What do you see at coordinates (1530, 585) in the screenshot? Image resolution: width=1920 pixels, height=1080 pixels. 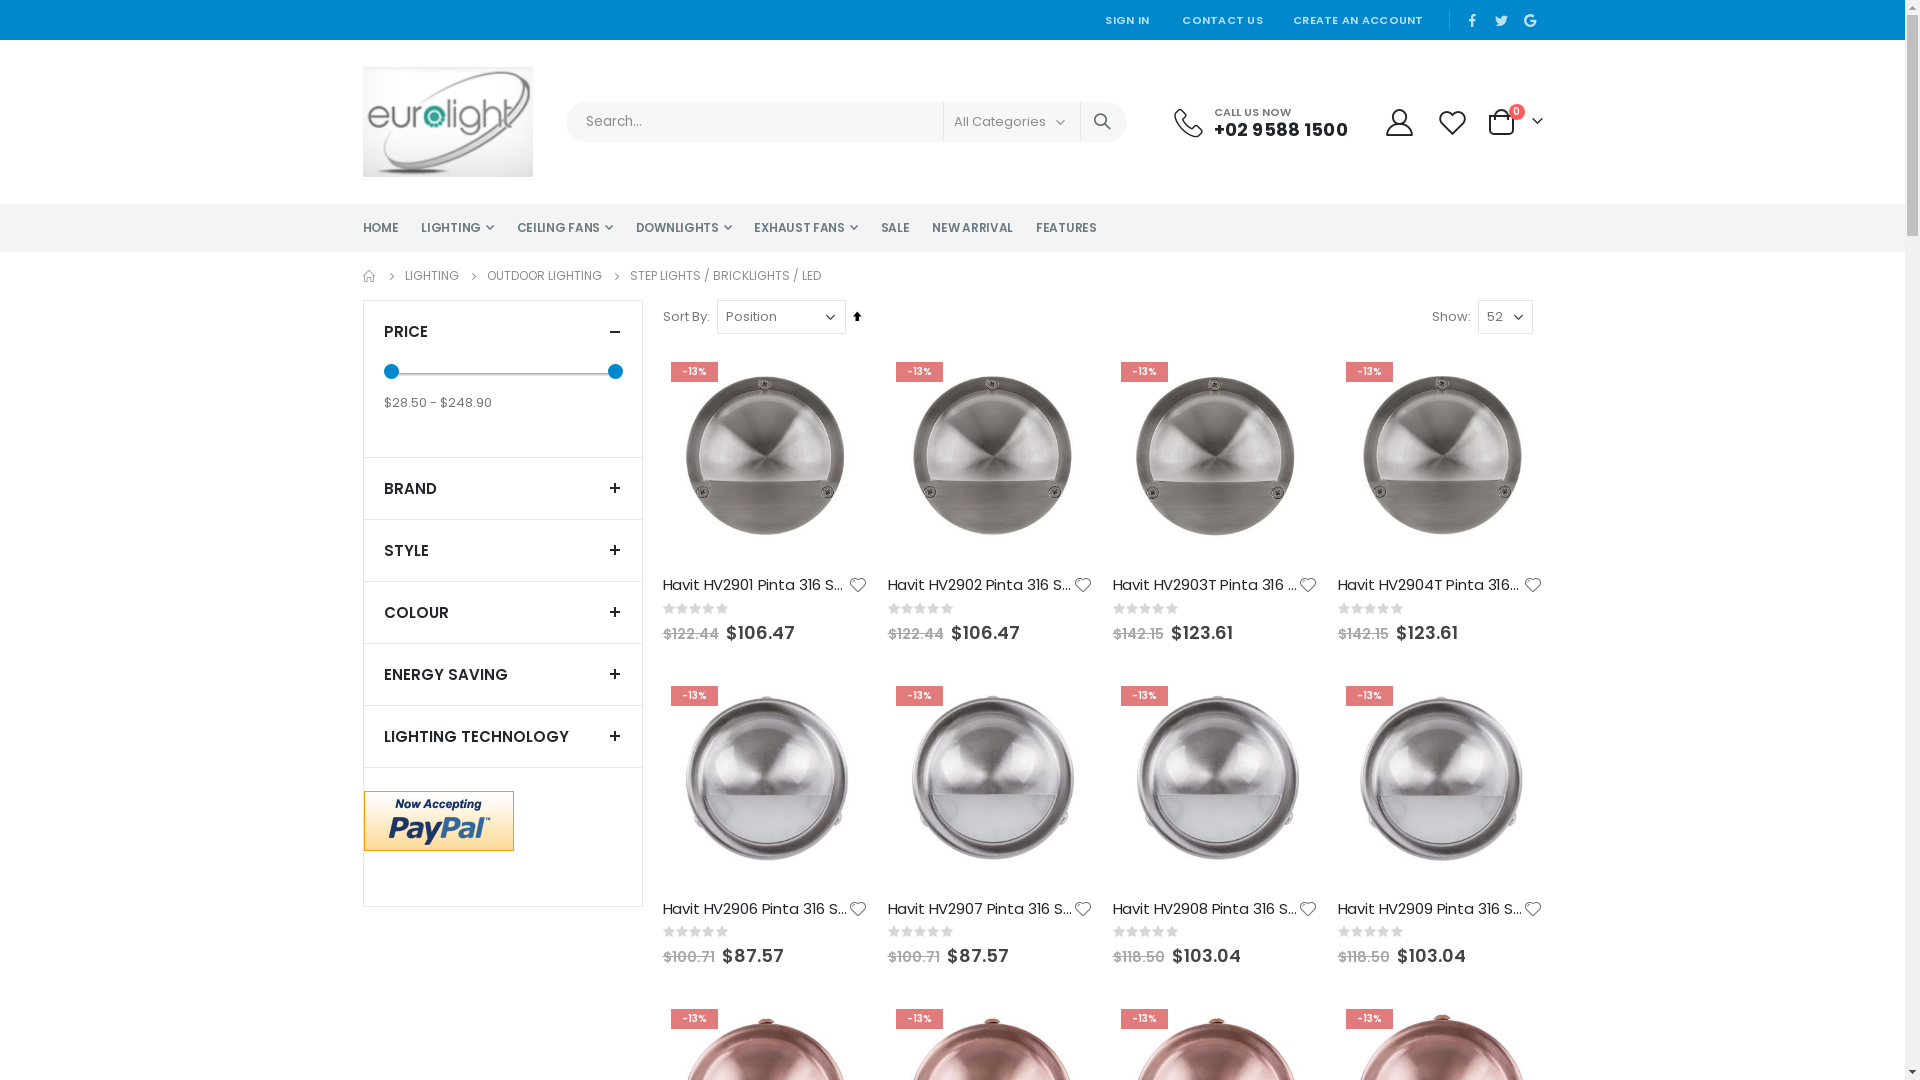 I see `'Add to Wish List'` at bounding box center [1530, 585].